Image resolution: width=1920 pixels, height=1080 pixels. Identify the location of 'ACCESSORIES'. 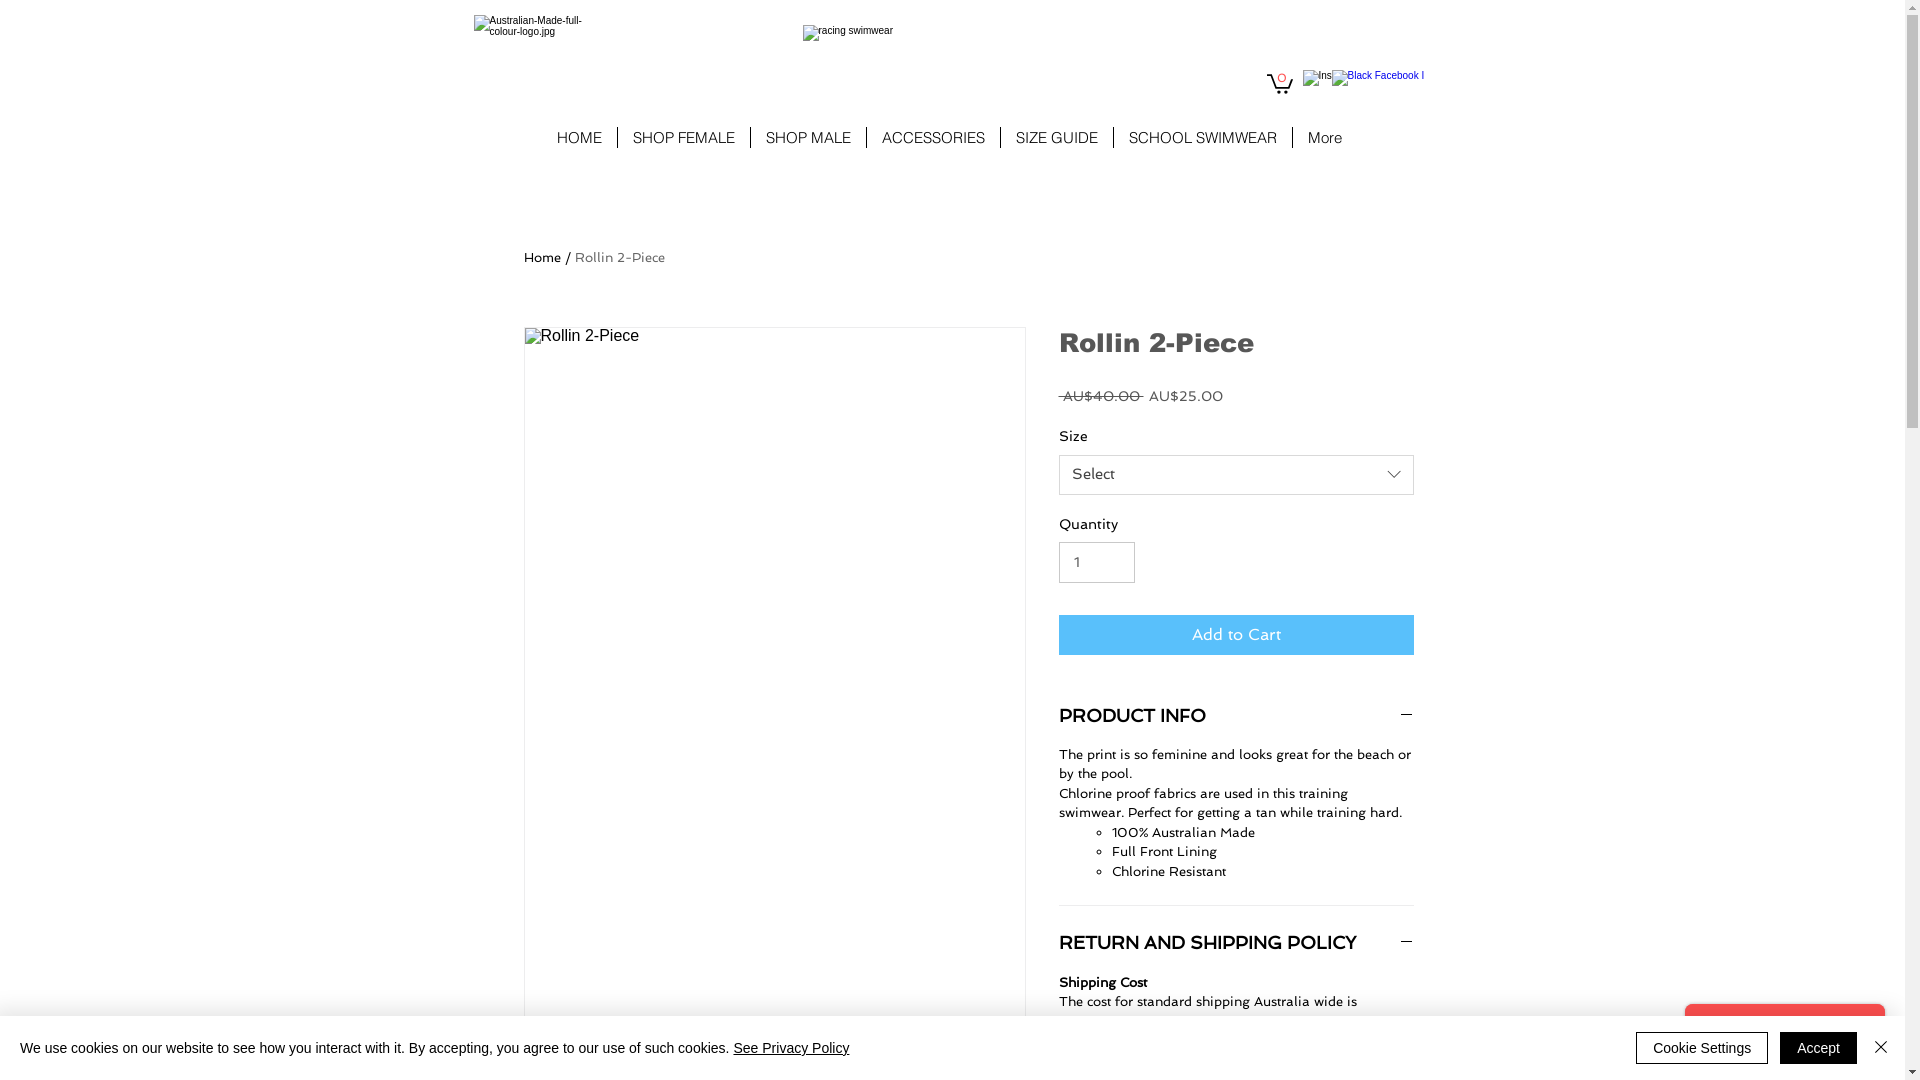
(931, 136).